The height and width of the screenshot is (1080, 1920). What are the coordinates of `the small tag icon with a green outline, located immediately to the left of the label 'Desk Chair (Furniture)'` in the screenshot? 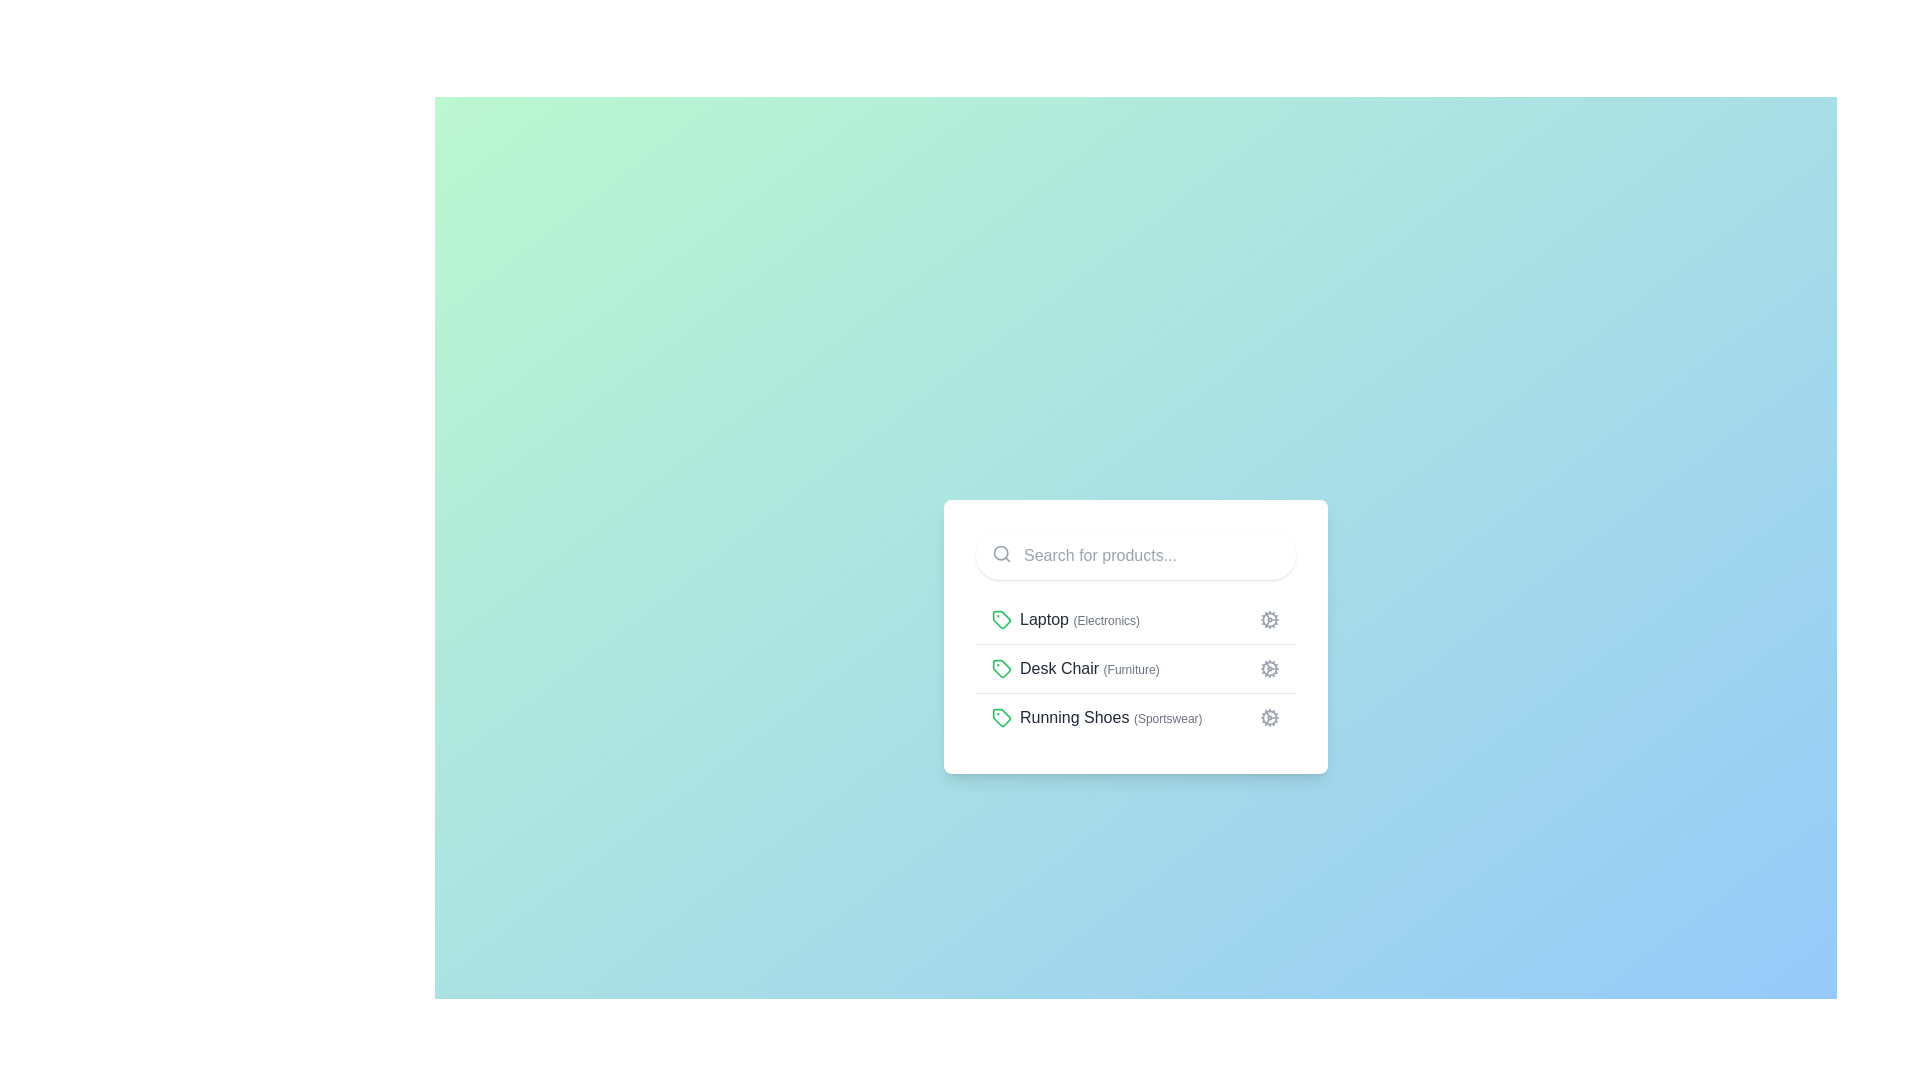 It's located at (1002, 668).